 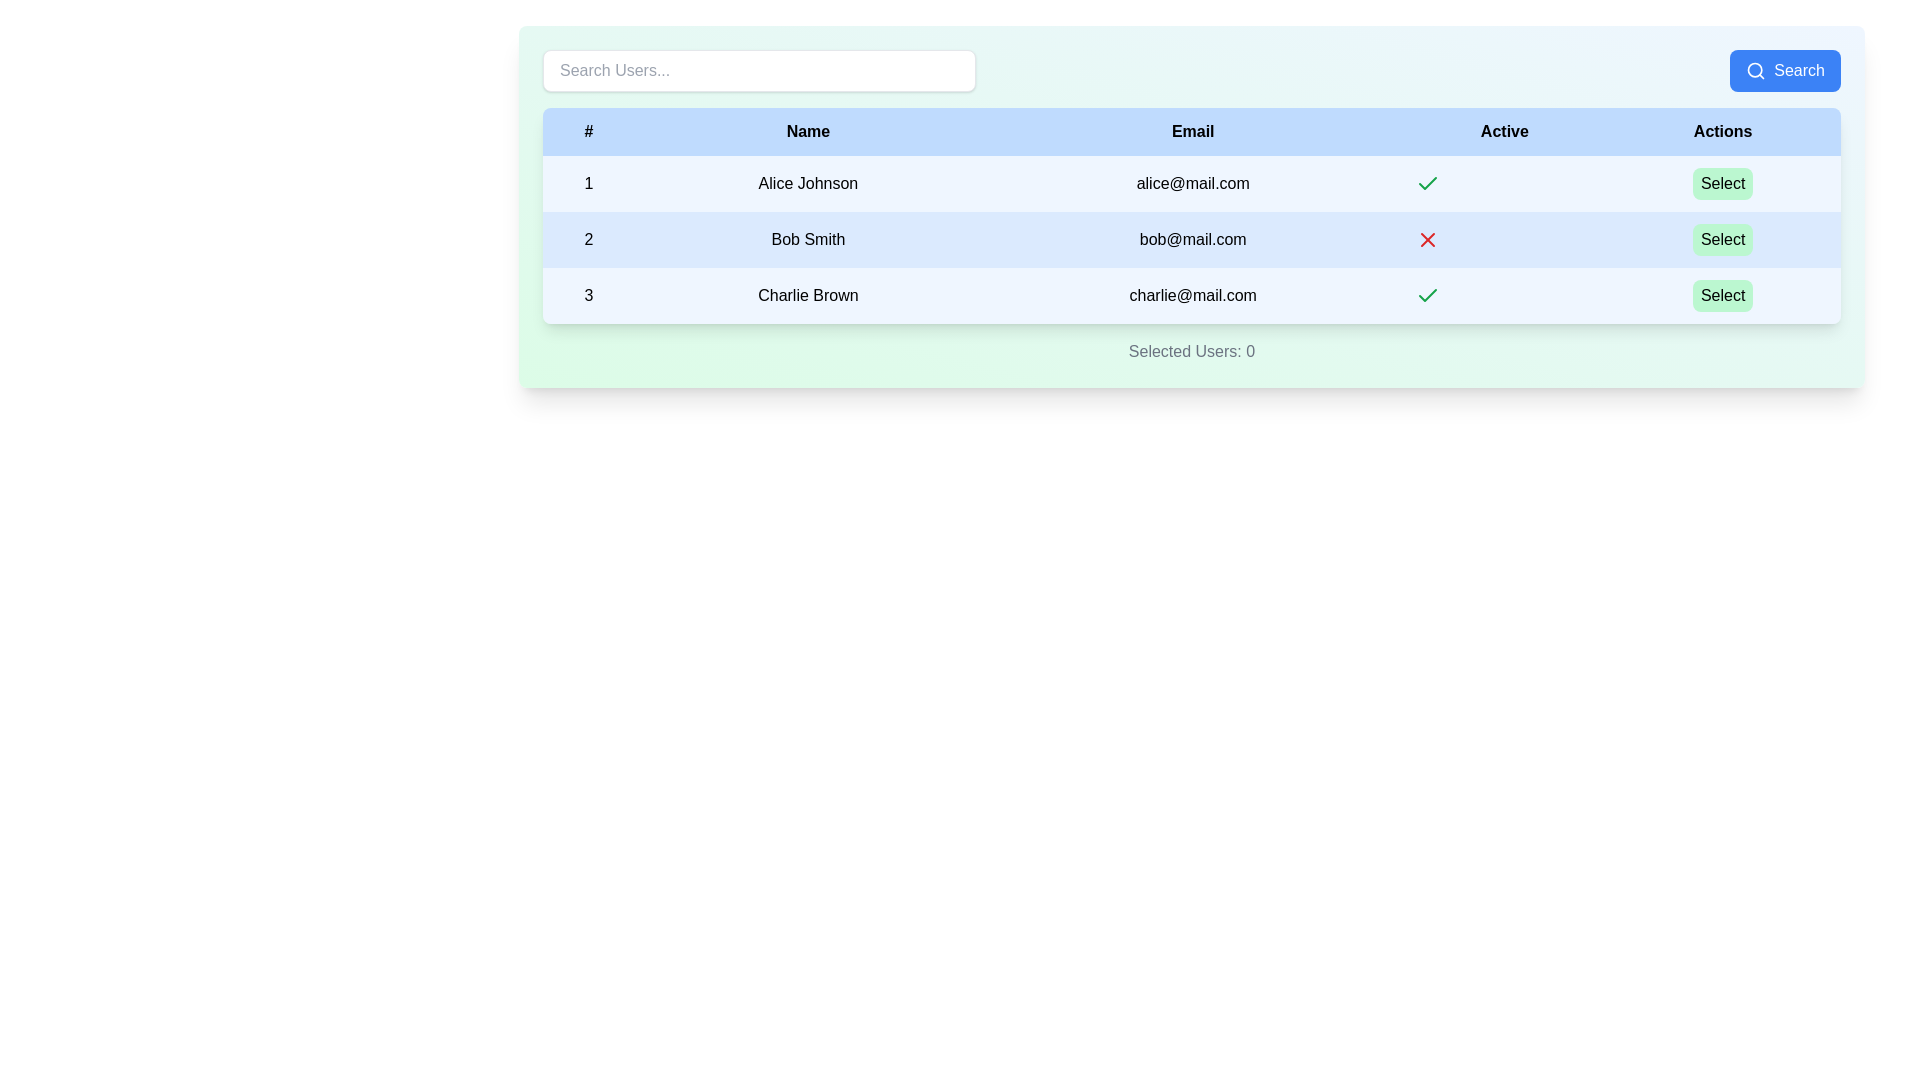 What do you see at coordinates (1193, 184) in the screenshot?
I see `the static text field displaying the email address for user Alice Johnson, located in the first row of the table under the 'Email' column` at bounding box center [1193, 184].